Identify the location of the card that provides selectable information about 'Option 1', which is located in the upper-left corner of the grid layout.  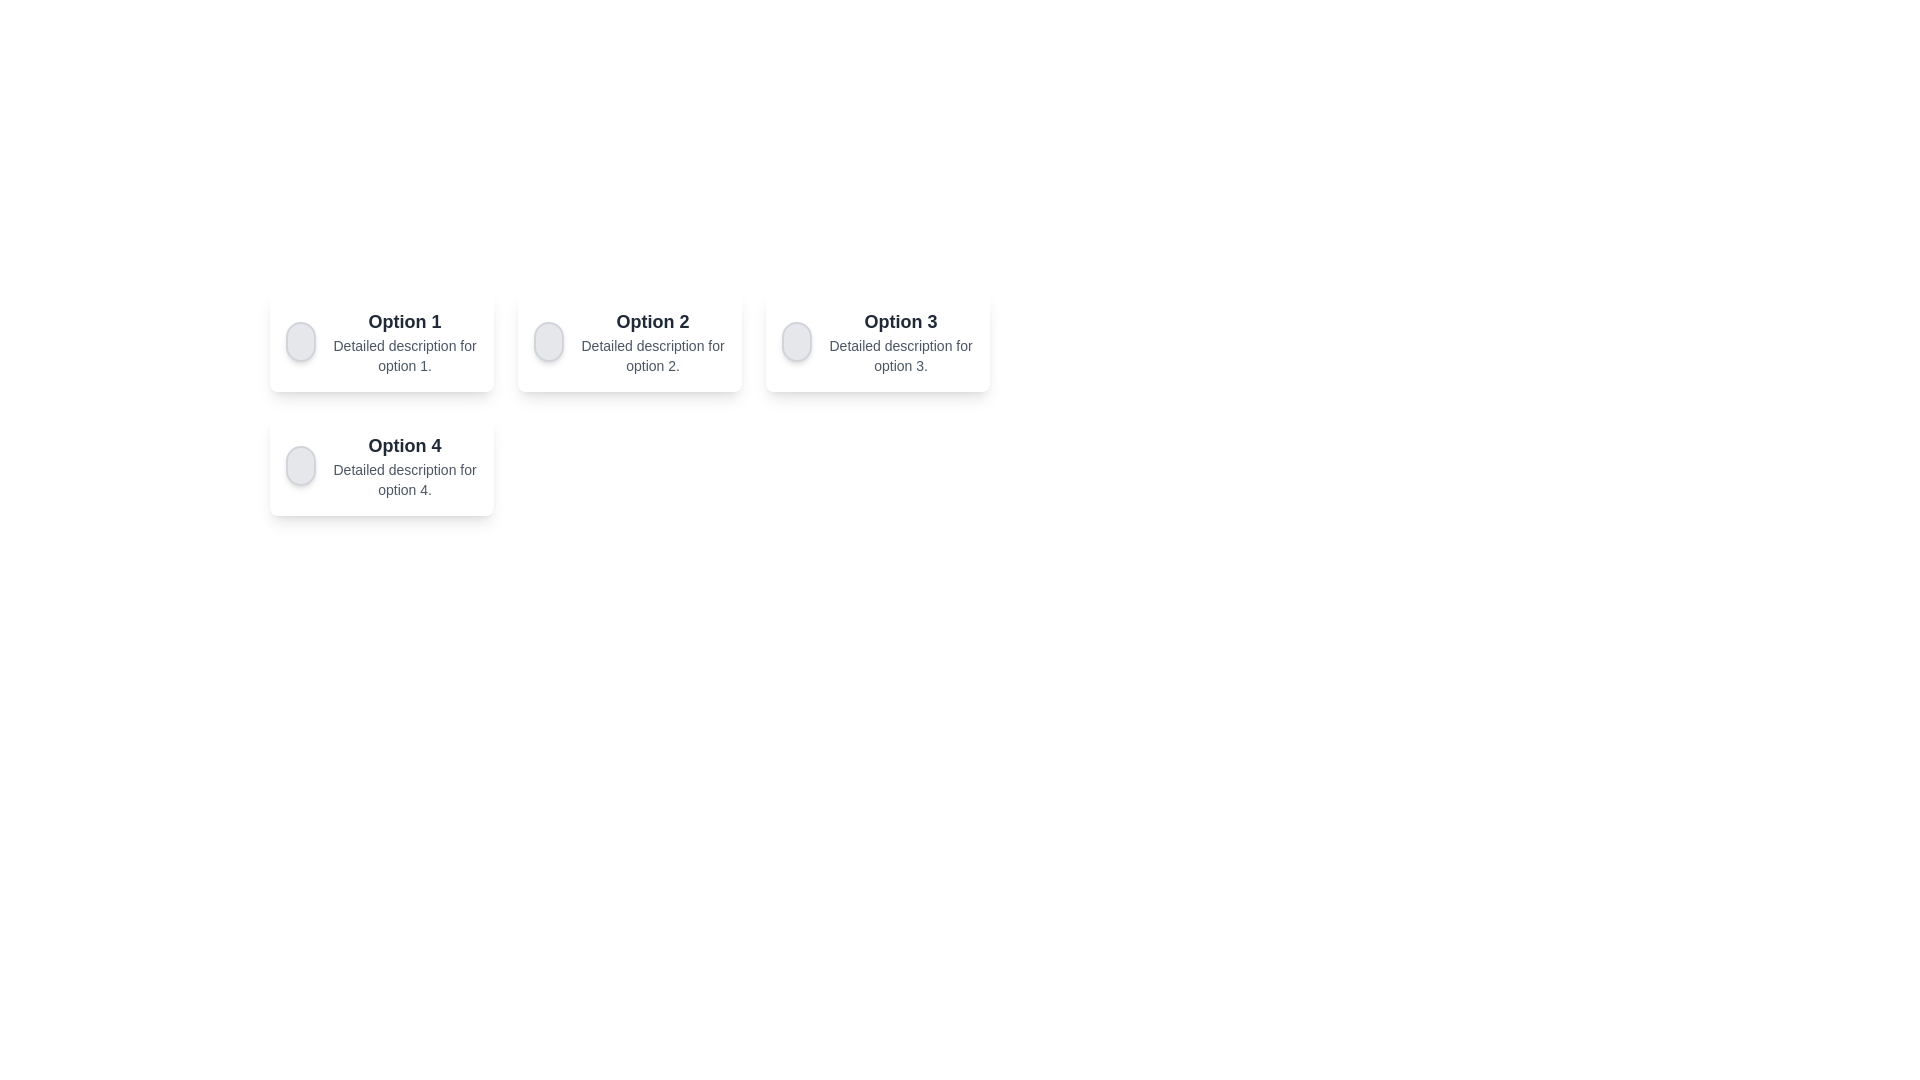
(382, 341).